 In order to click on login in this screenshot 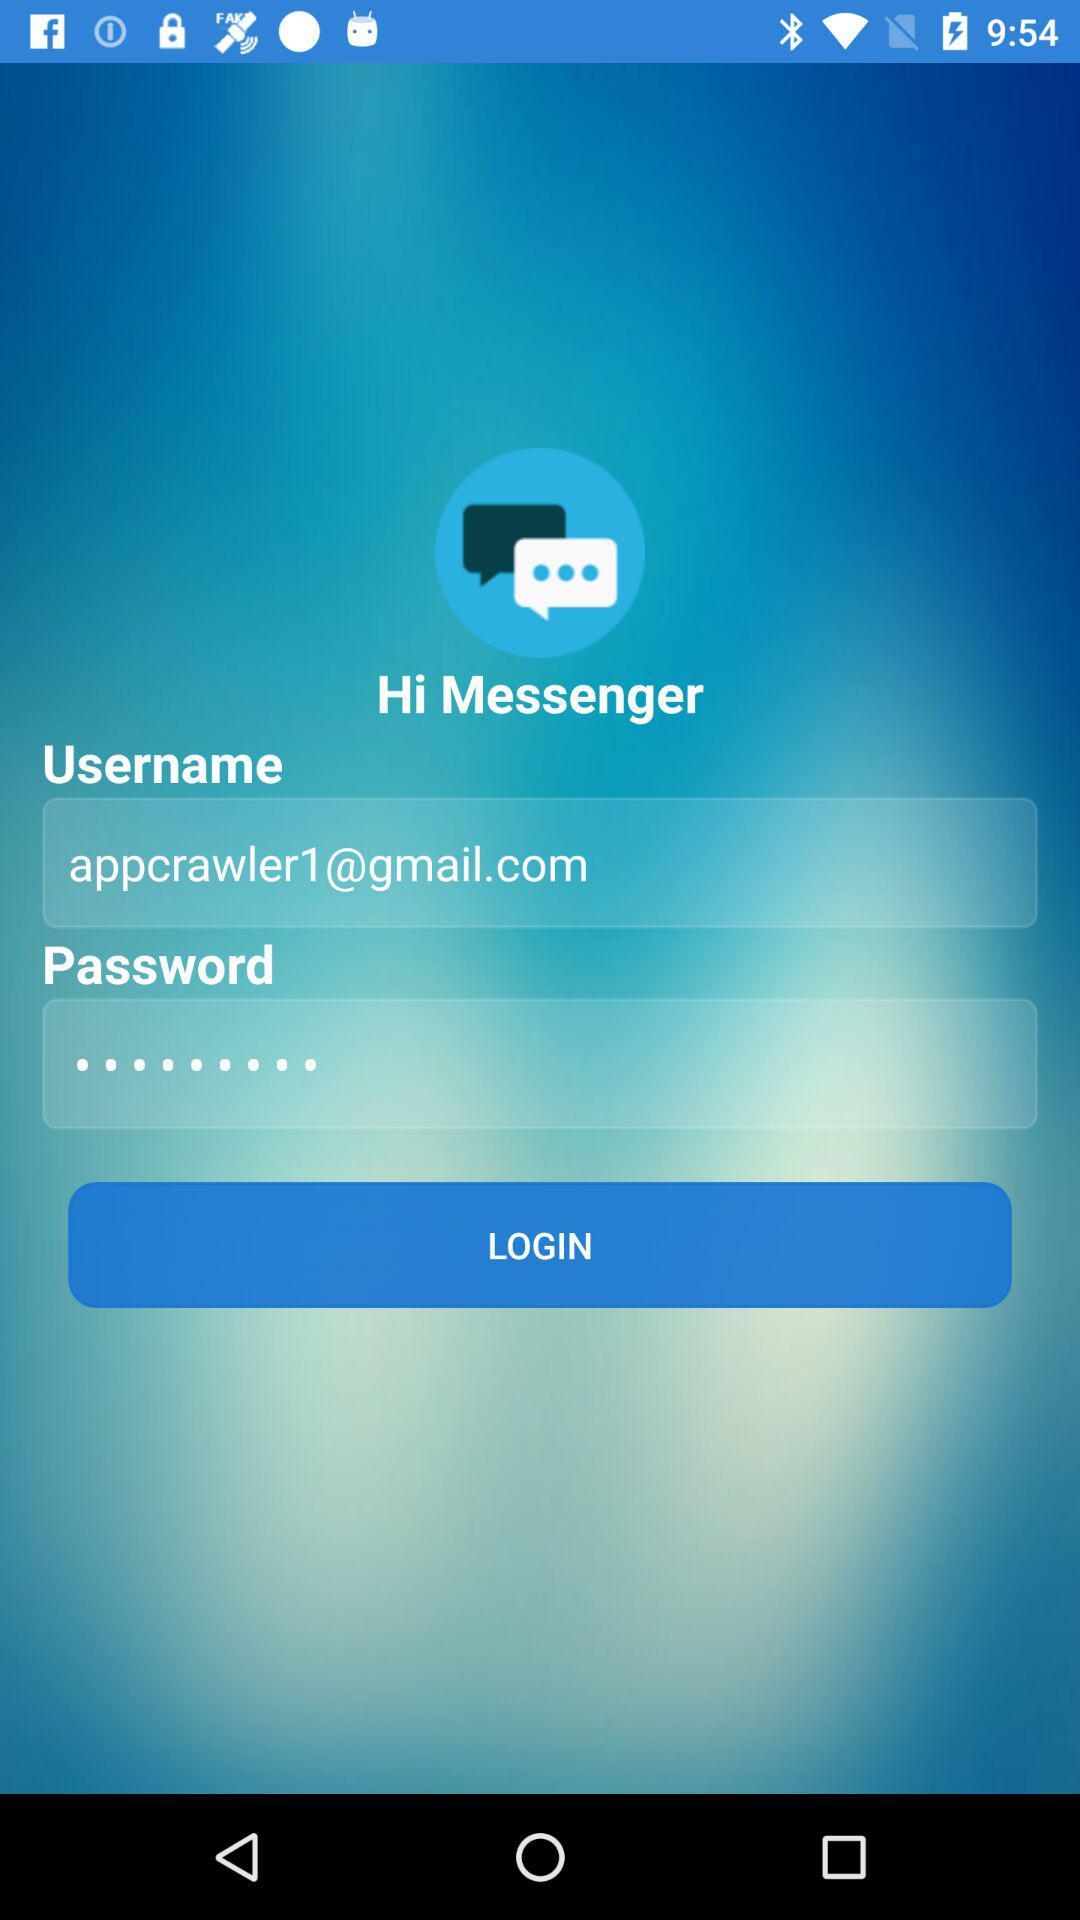, I will do `click(540, 1243)`.